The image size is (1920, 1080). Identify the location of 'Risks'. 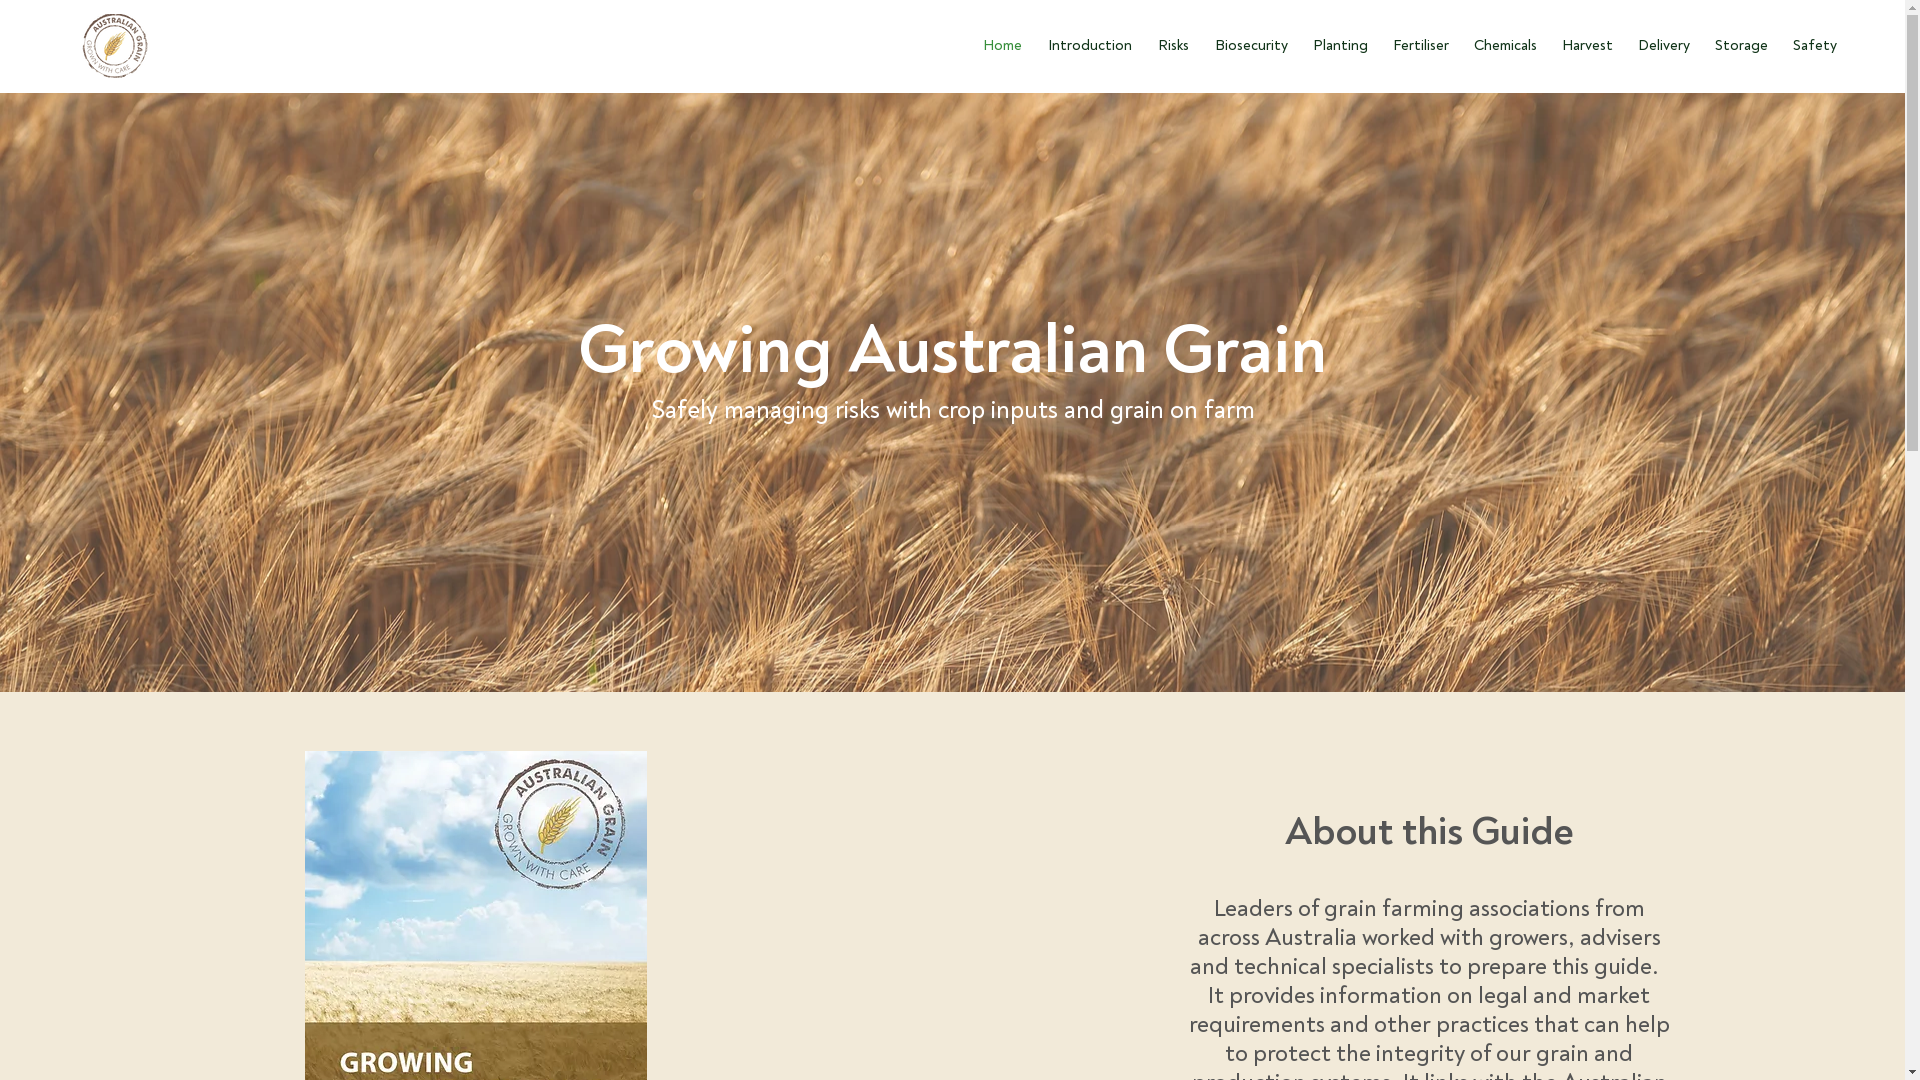
(1170, 45).